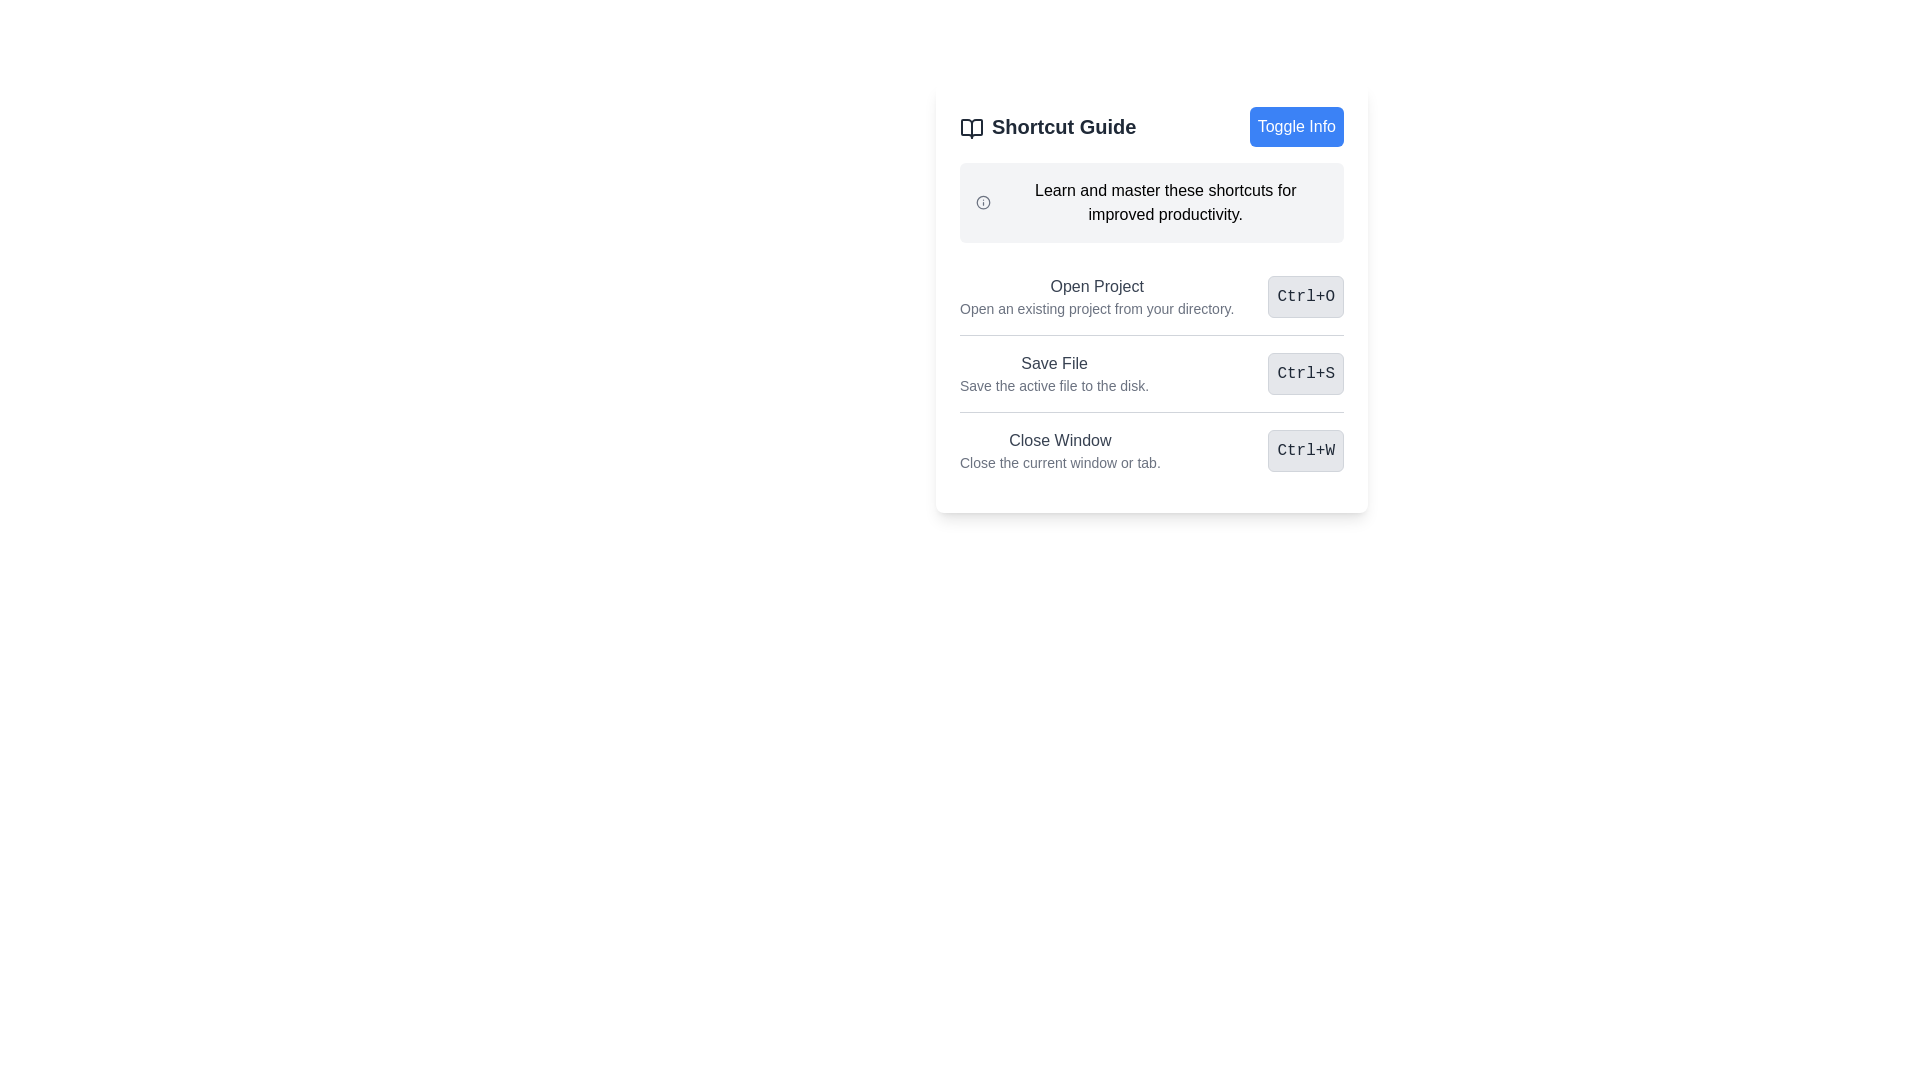  What do you see at coordinates (971, 127) in the screenshot?
I see `the Decorative Icon located in the top-left portion of the 'Shortcut Guide' panel, which serves as a visual cue related to the content of the section` at bounding box center [971, 127].